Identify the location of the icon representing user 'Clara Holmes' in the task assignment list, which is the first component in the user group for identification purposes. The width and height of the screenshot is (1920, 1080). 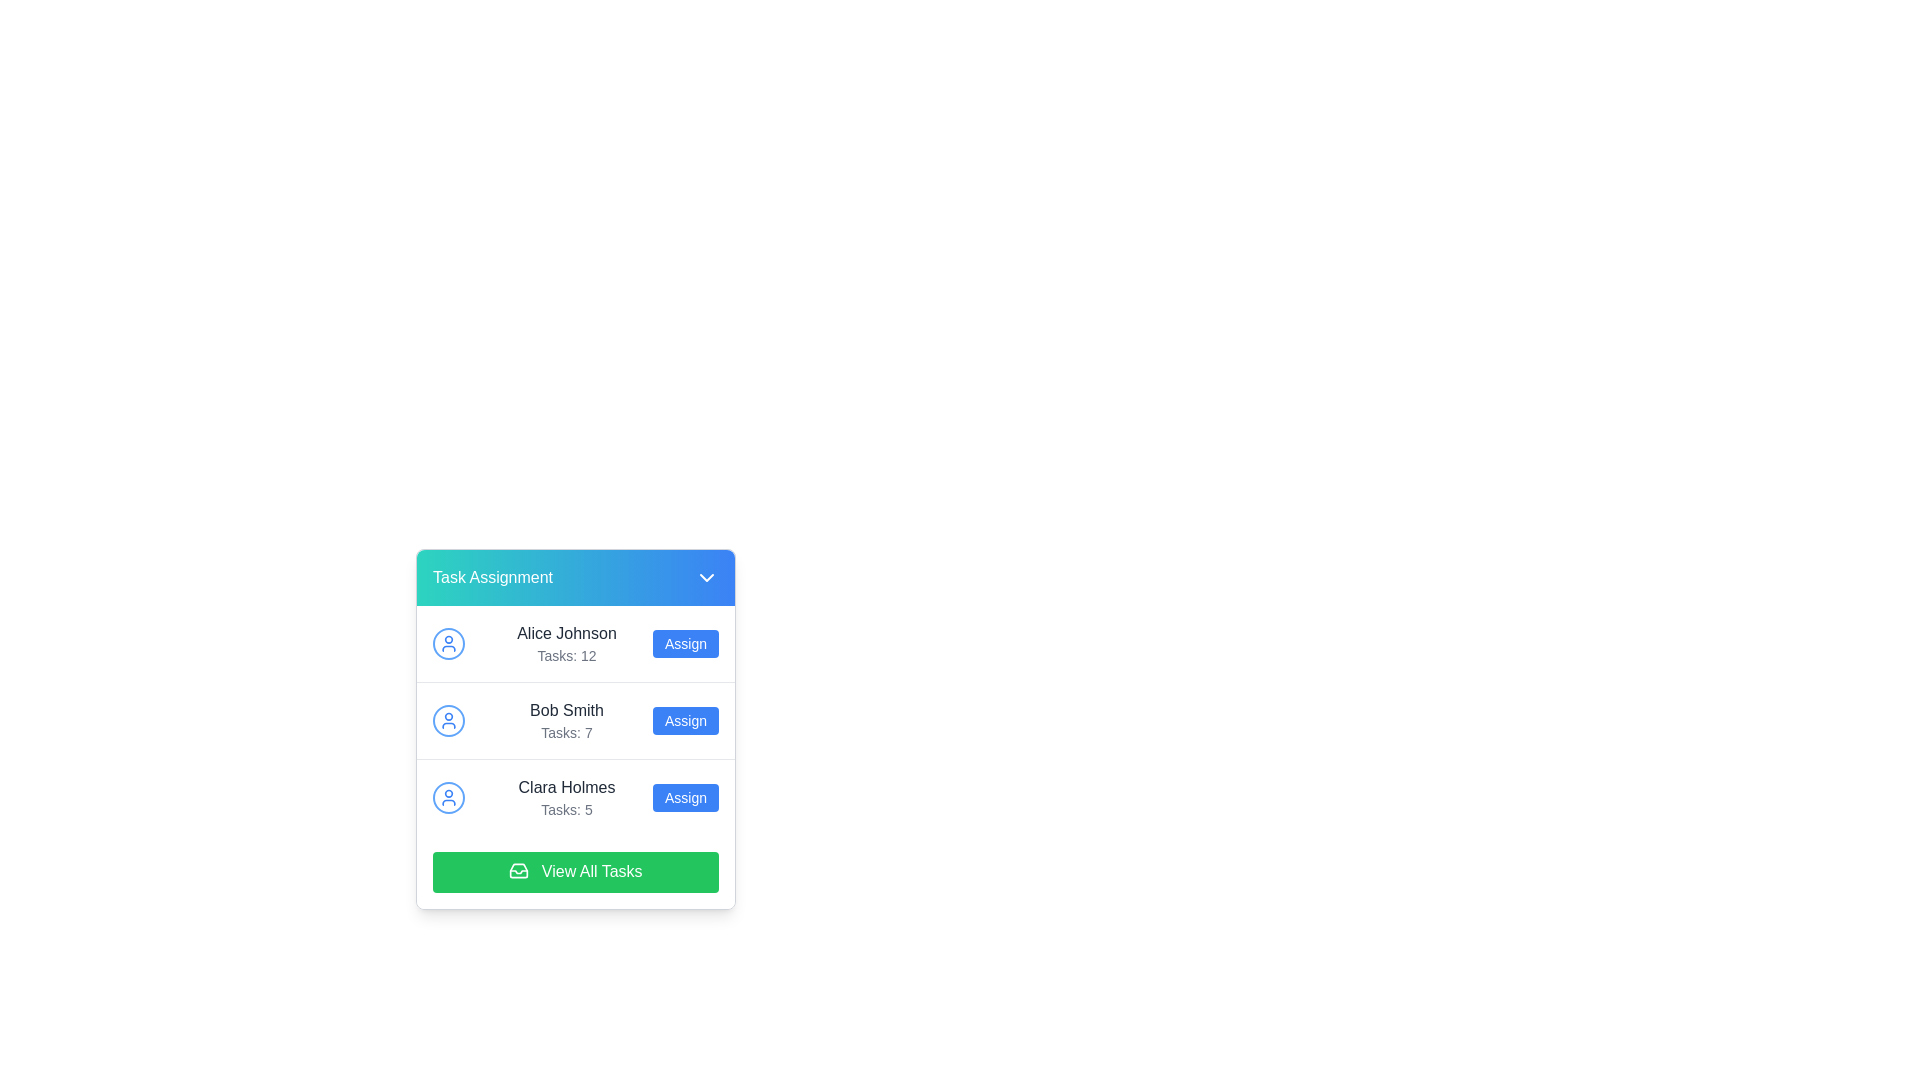
(448, 797).